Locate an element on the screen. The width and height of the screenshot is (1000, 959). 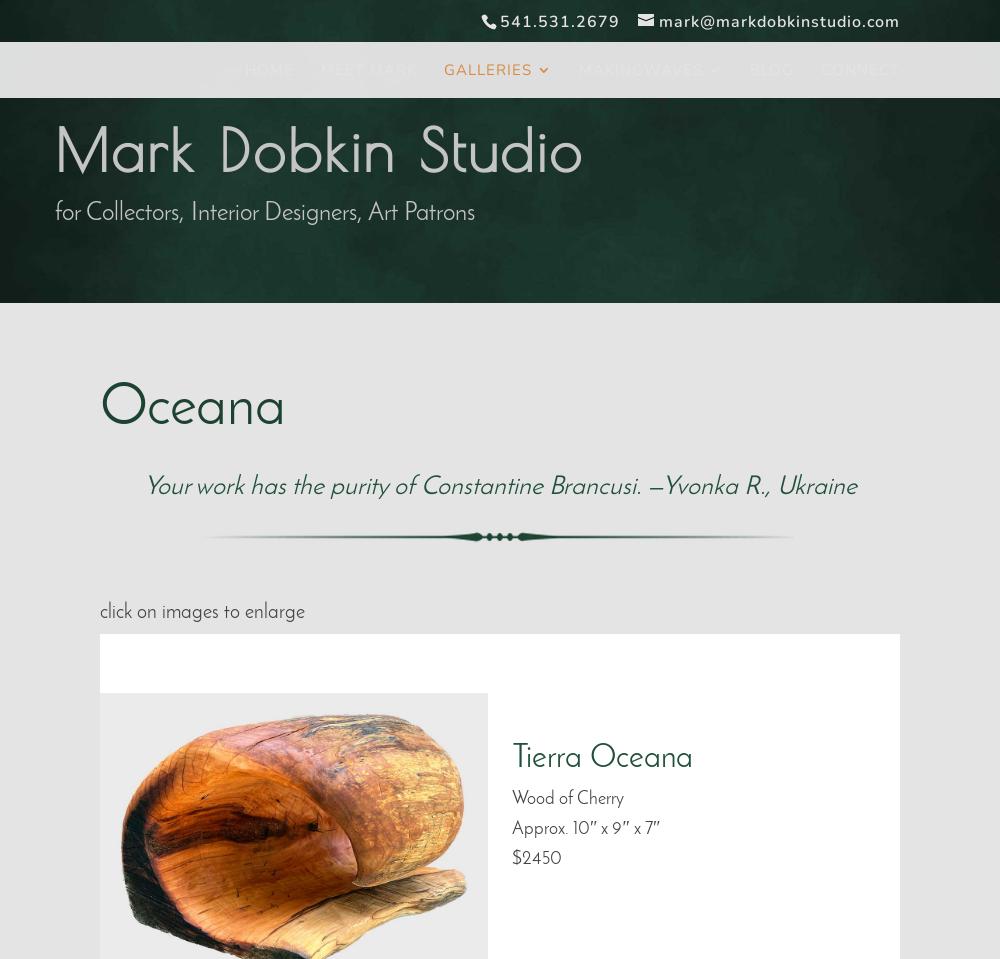
'Blog' is located at coordinates (772, 70).